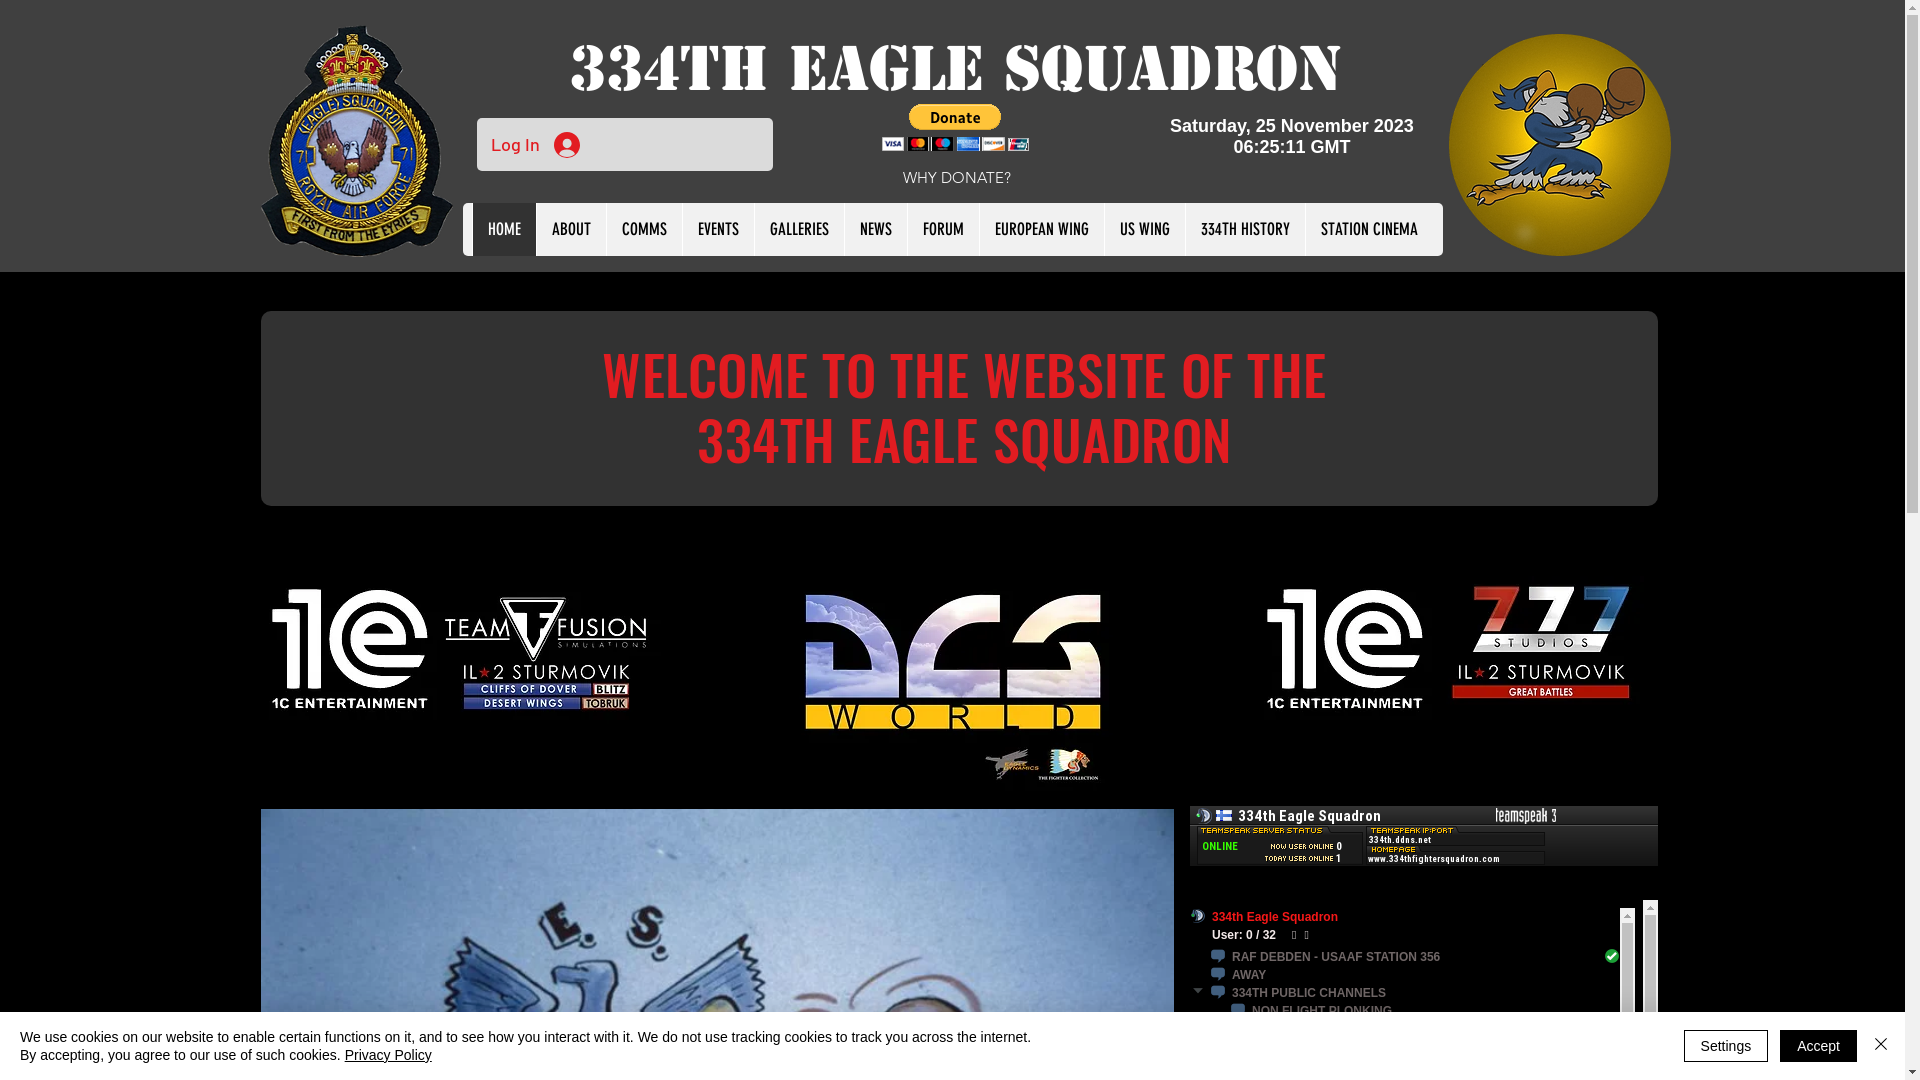 This screenshot has width=1920, height=1080. I want to click on 'Accept', so click(1818, 1044).